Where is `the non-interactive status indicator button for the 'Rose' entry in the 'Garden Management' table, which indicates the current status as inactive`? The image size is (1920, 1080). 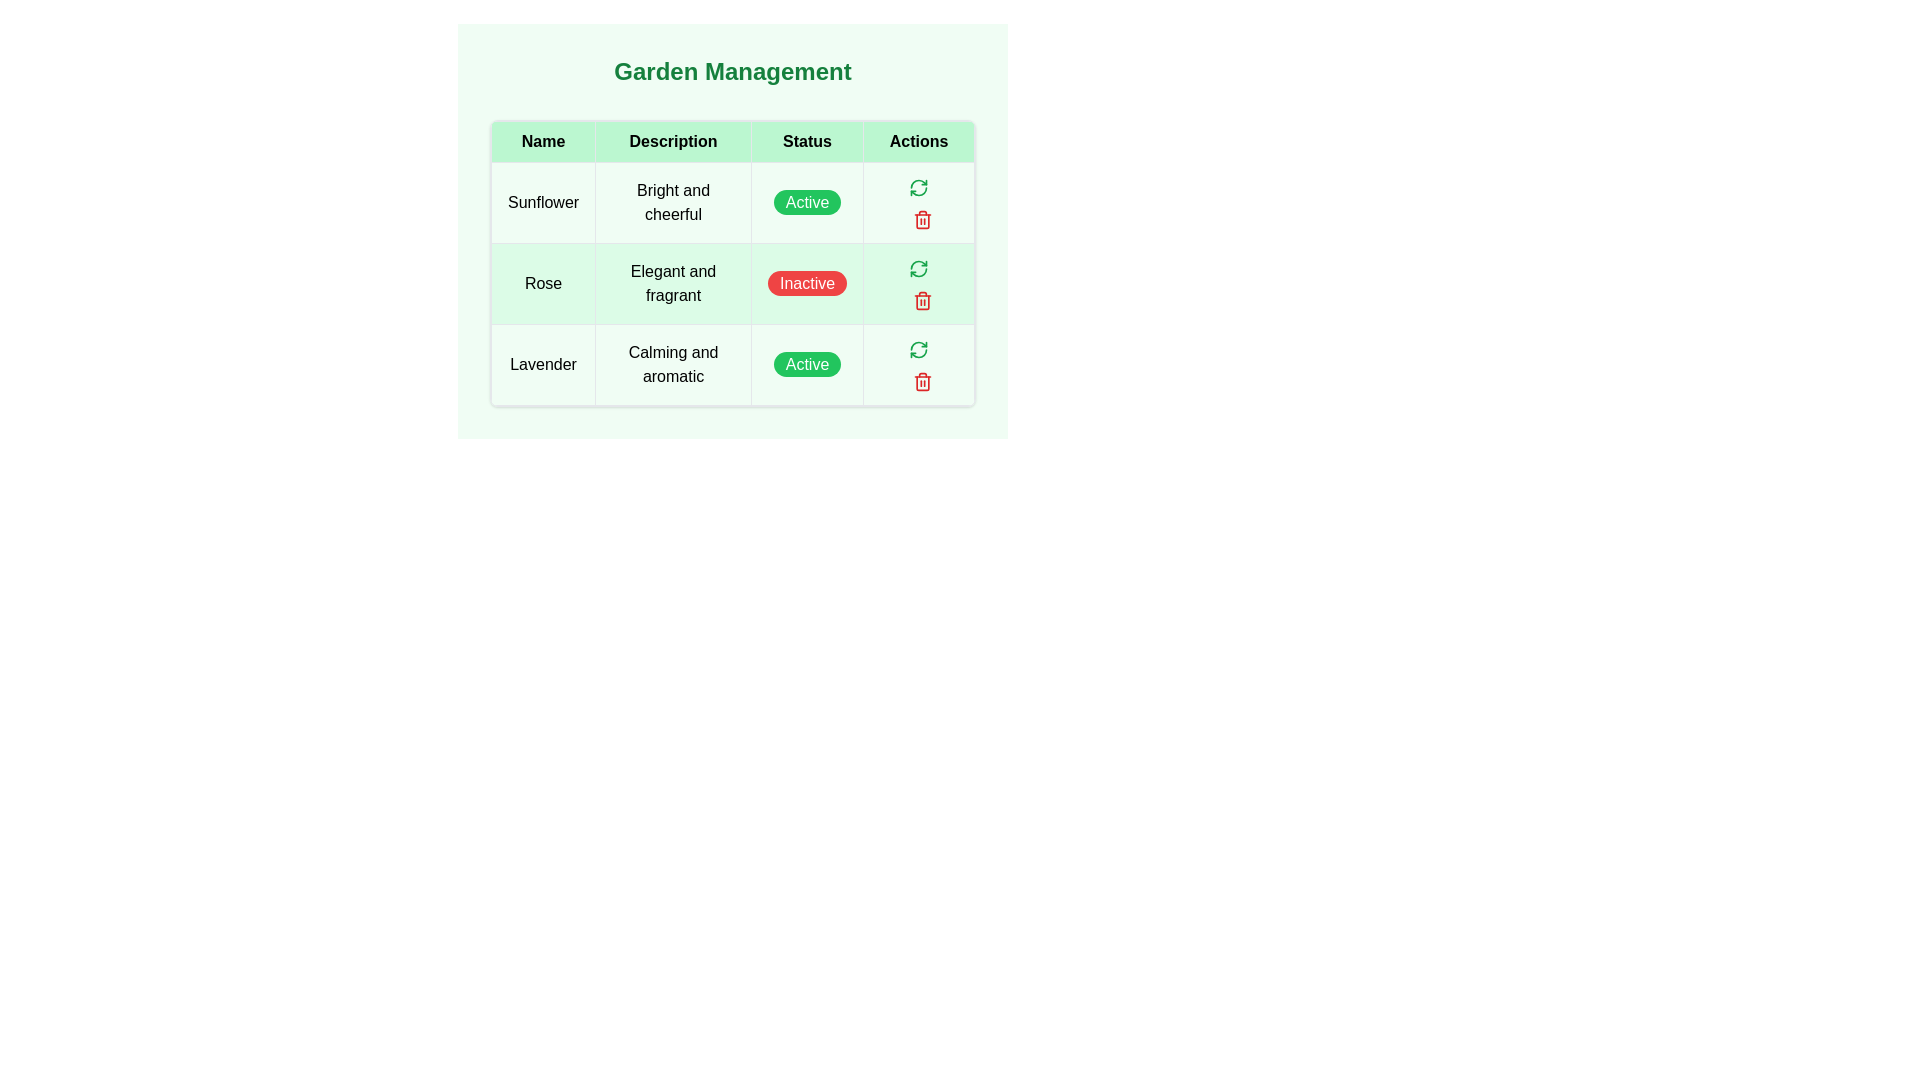
the non-interactive status indicator button for the 'Rose' entry in the 'Garden Management' table, which indicates the current status as inactive is located at coordinates (807, 284).